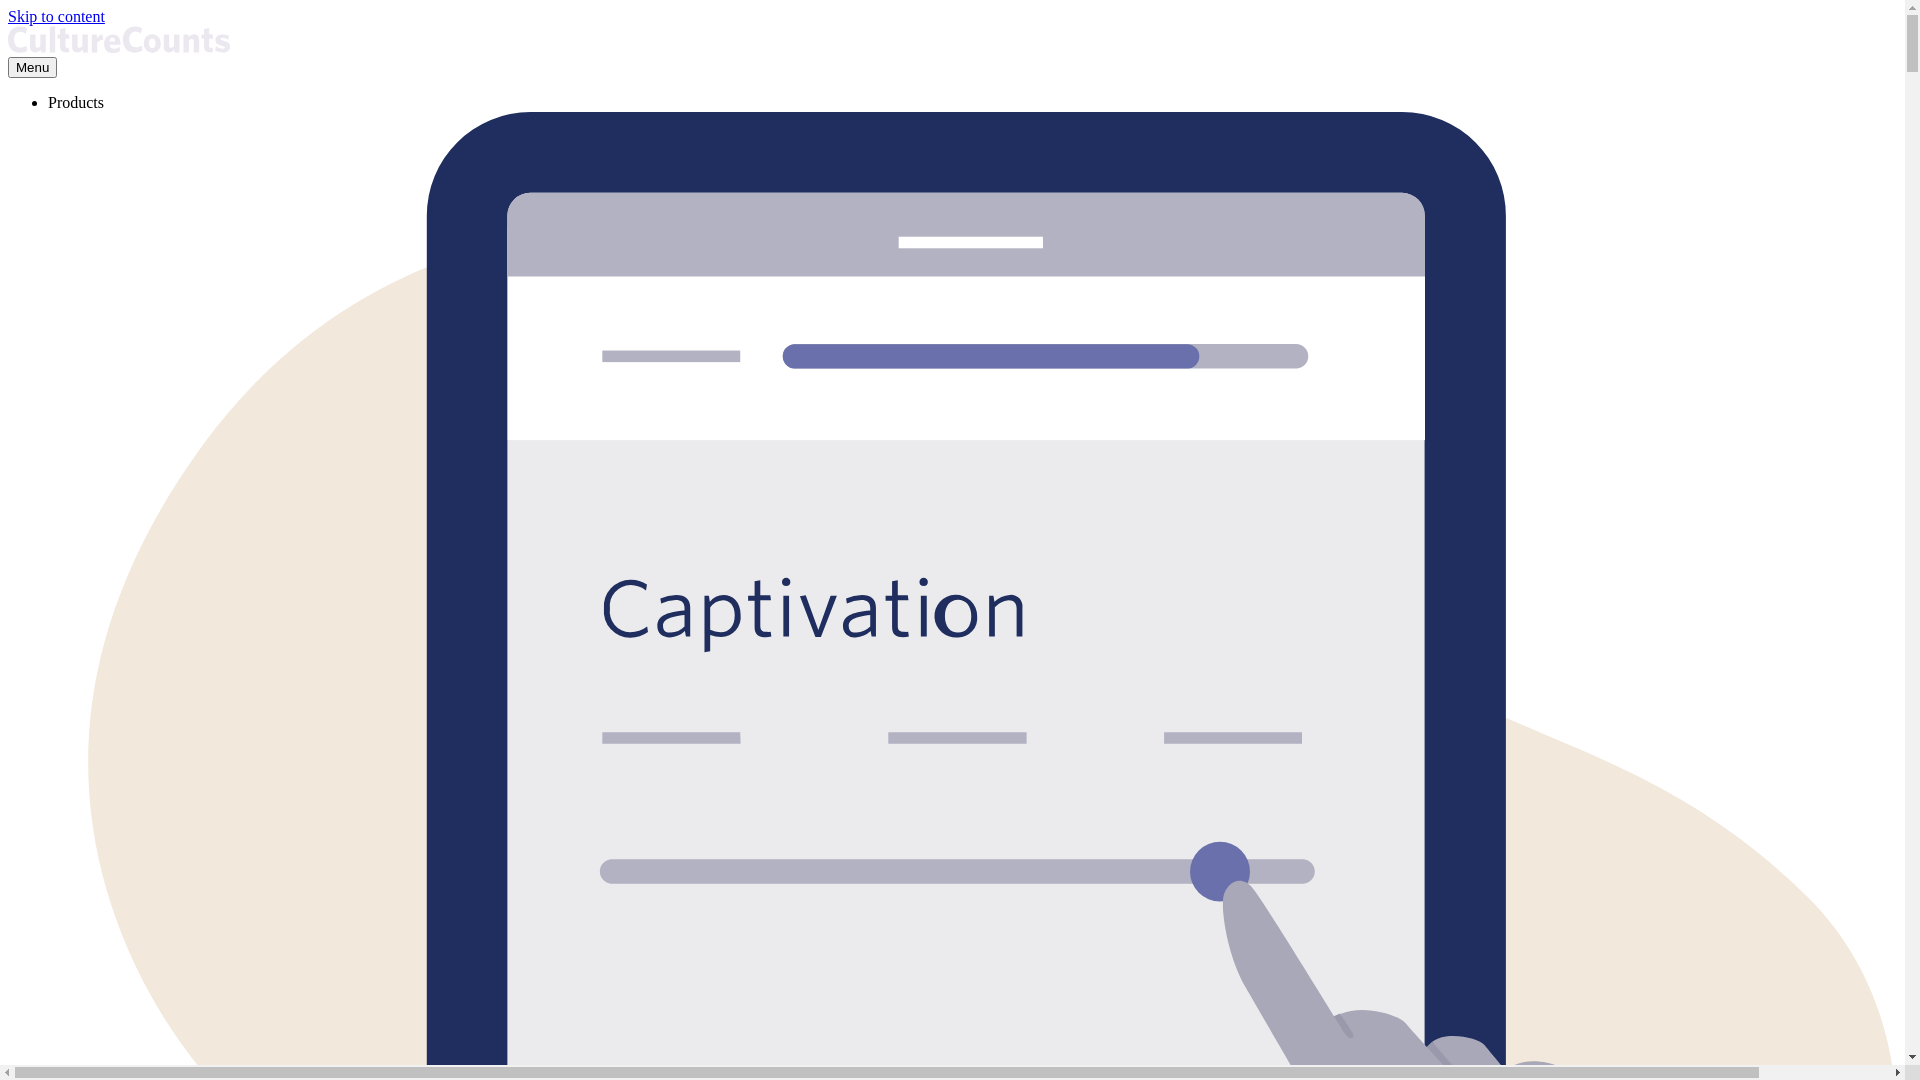  What do you see at coordinates (56, 16) in the screenshot?
I see `'Skip to content'` at bounding box center [56, 16].